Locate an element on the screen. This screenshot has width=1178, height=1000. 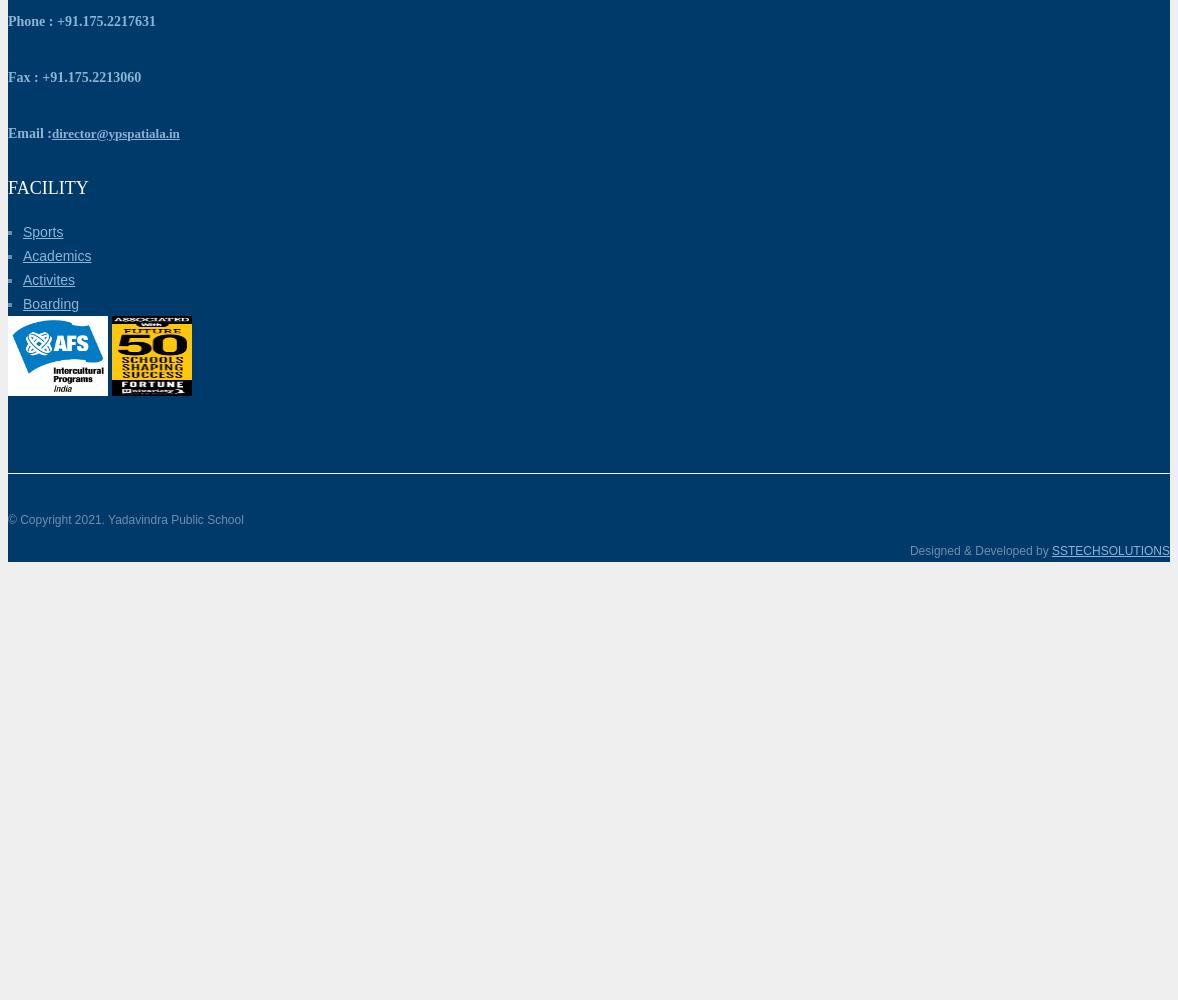
'director@ypspatiala.in' is located at coordinates (113, 132).